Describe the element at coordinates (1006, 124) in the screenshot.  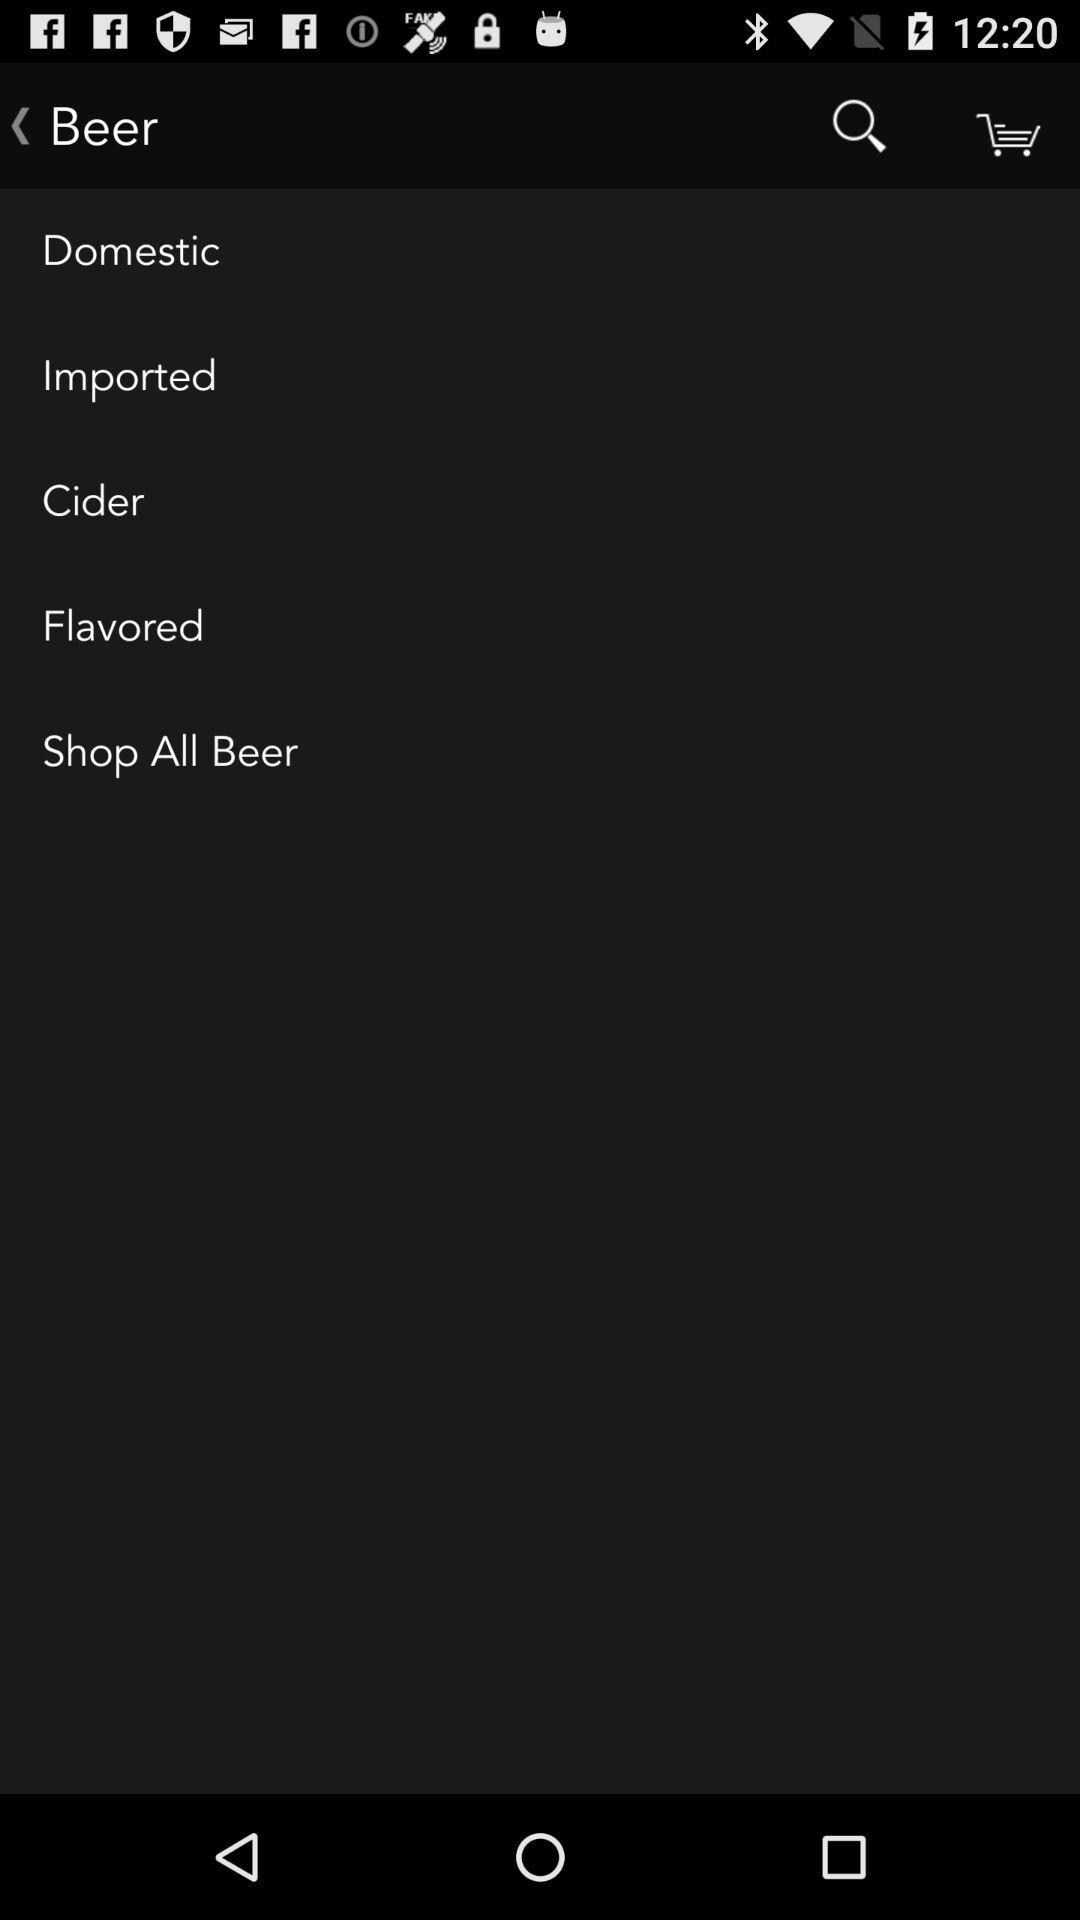
I see `shopping cart` at that location.